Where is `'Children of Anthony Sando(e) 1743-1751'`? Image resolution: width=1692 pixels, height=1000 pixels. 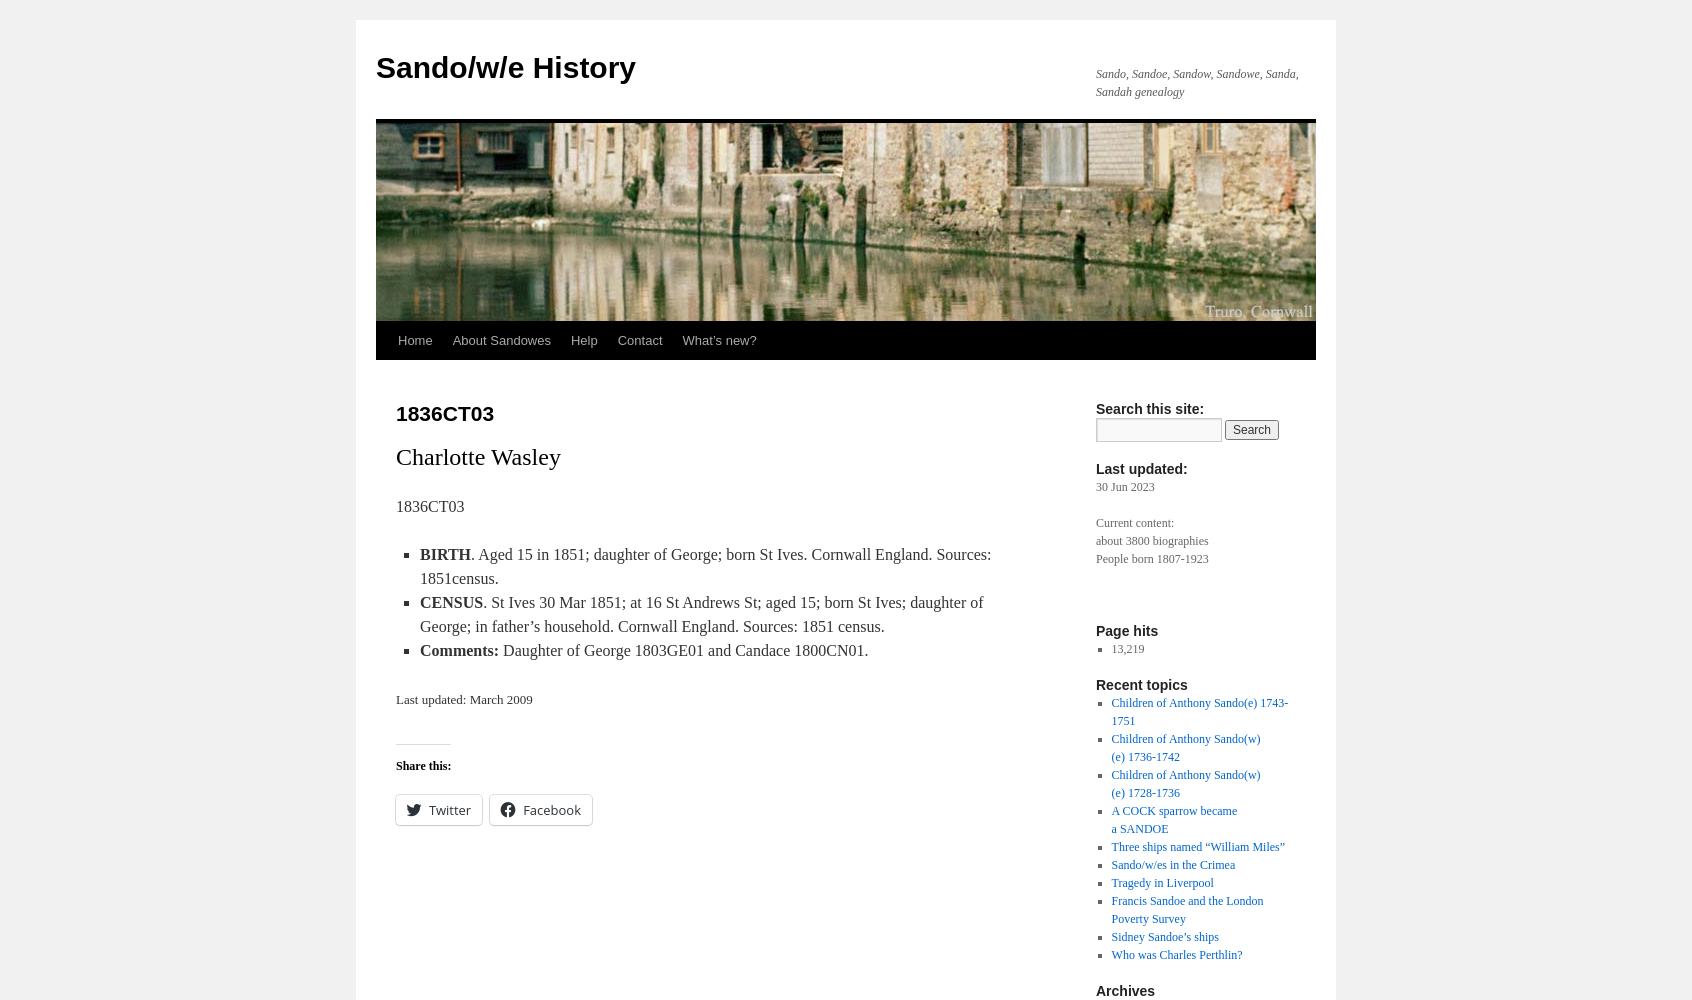
'Children of Anthony Sando(e) 1743-1751' is located at coordinates (1198, 711).